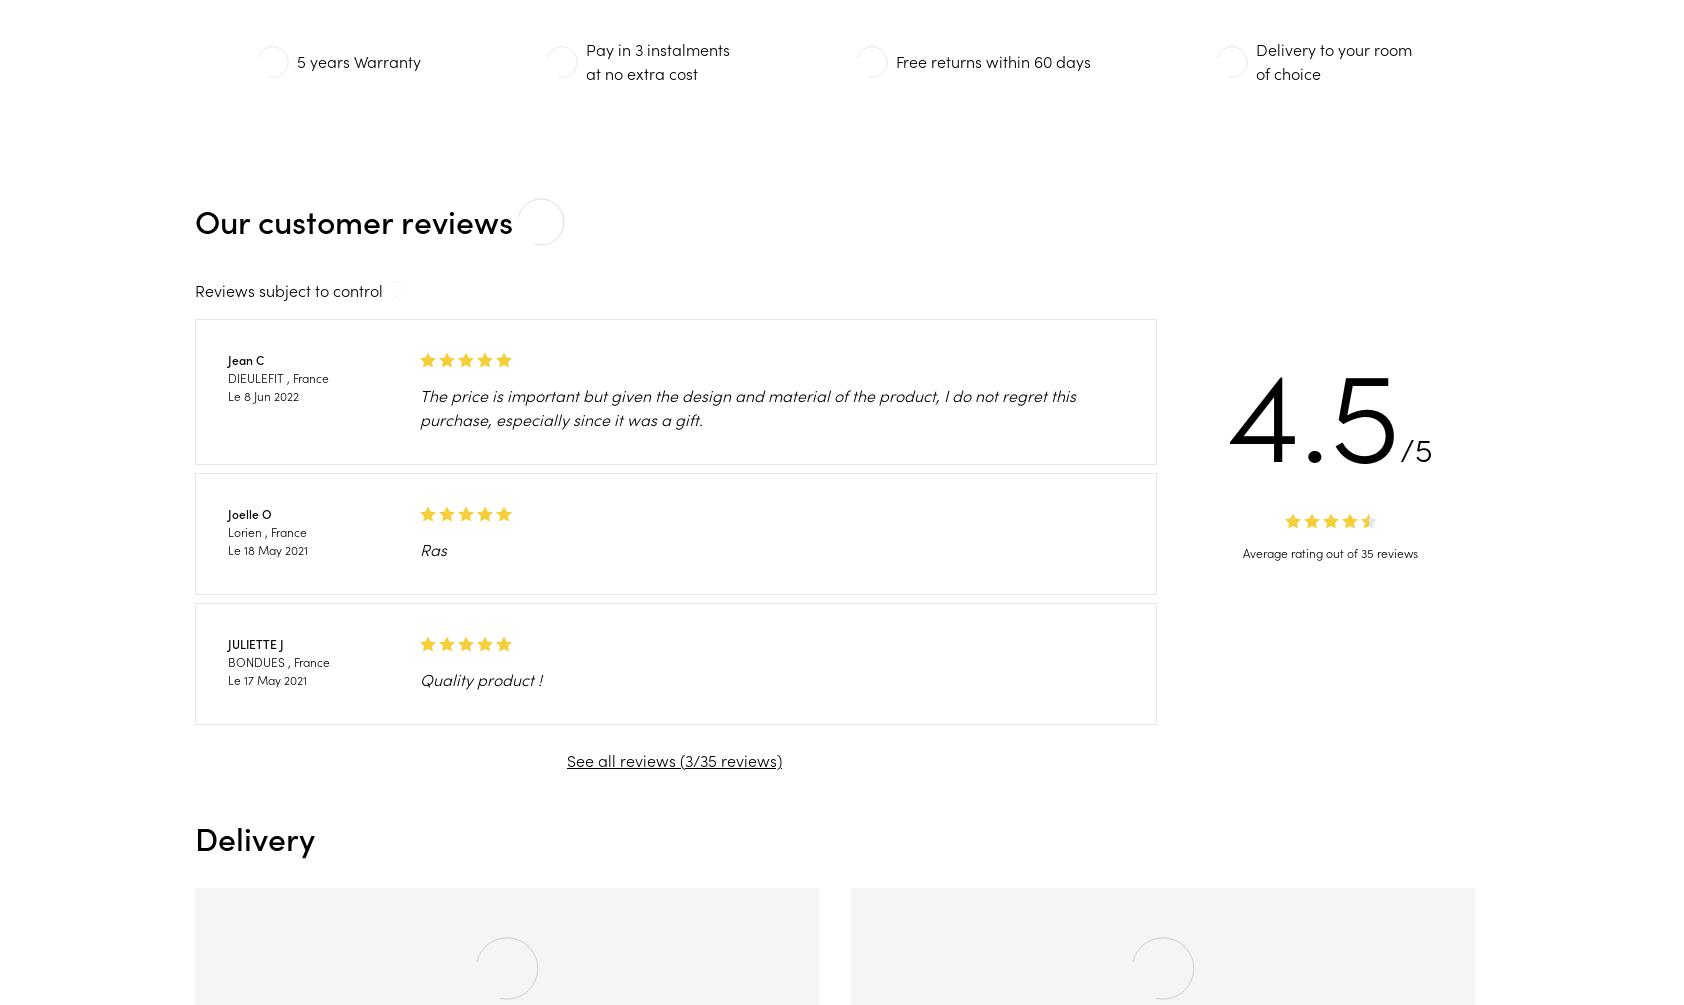 The height and width of the screenshot is (1005, 1684). Describe the element at coordinates (622, 759) in the screenshot. I see `'See all reviews'` at that location.